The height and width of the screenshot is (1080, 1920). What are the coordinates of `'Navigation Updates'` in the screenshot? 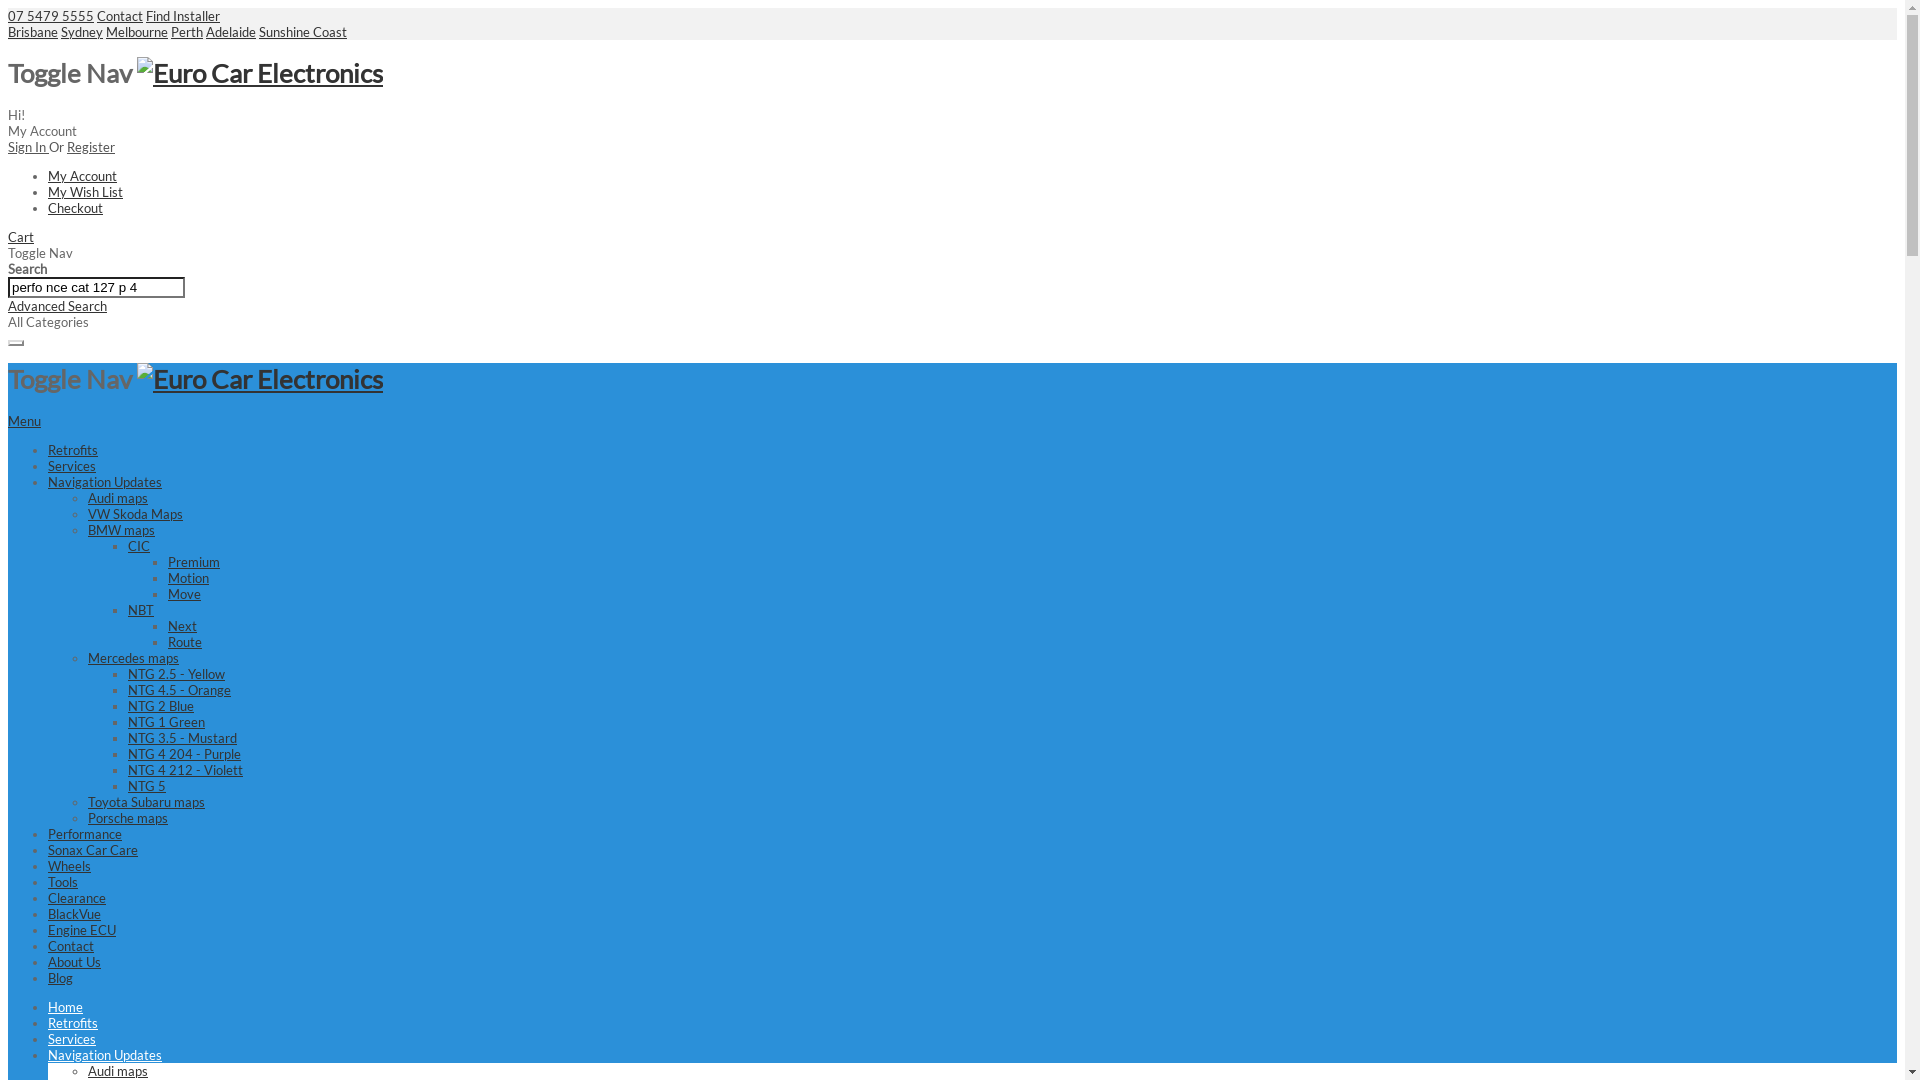 It's located at (104, 482).